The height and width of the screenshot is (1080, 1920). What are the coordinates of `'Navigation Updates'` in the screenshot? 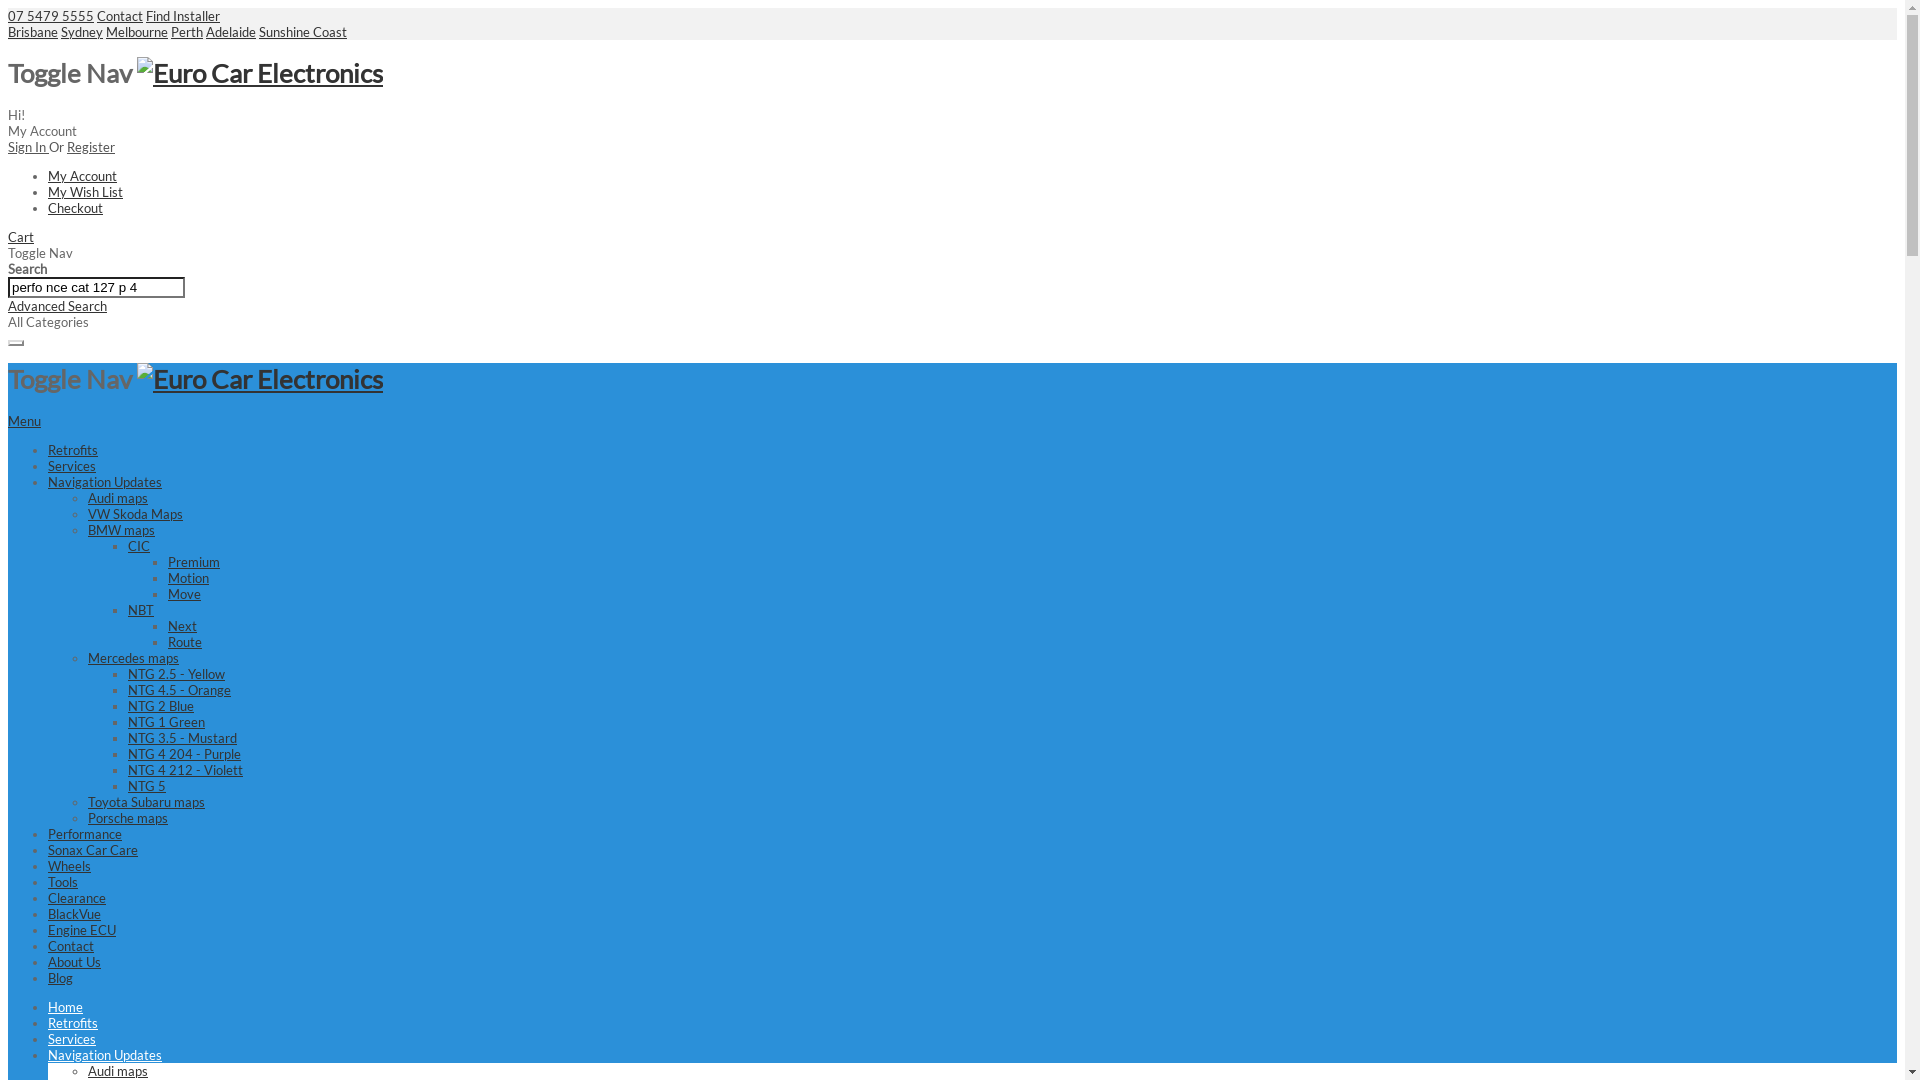 It's located at (104, 482).